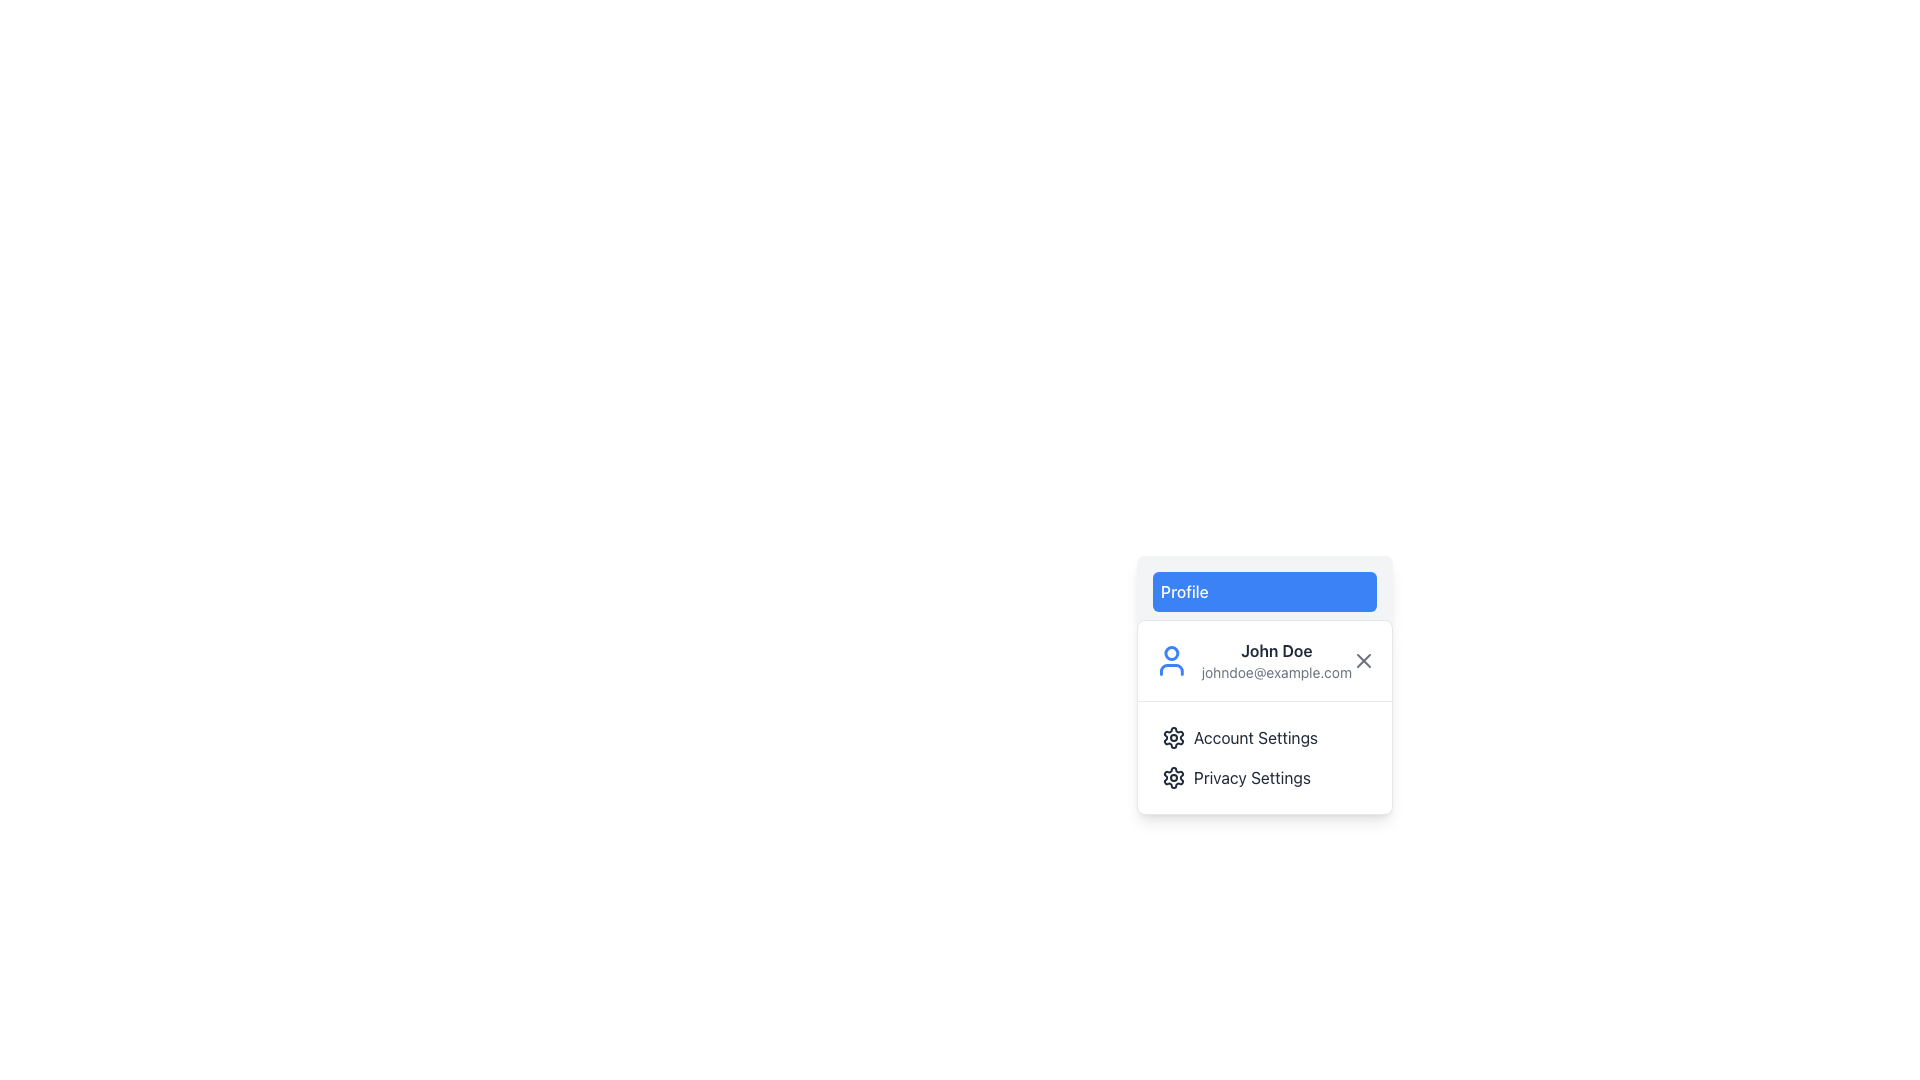  Describe the element at coordinates (1174, 737) in the screenshot. I see `the cogwheel icon located to the left of the 'Account Settings' button in the vertical menu under the profile section` at that location.